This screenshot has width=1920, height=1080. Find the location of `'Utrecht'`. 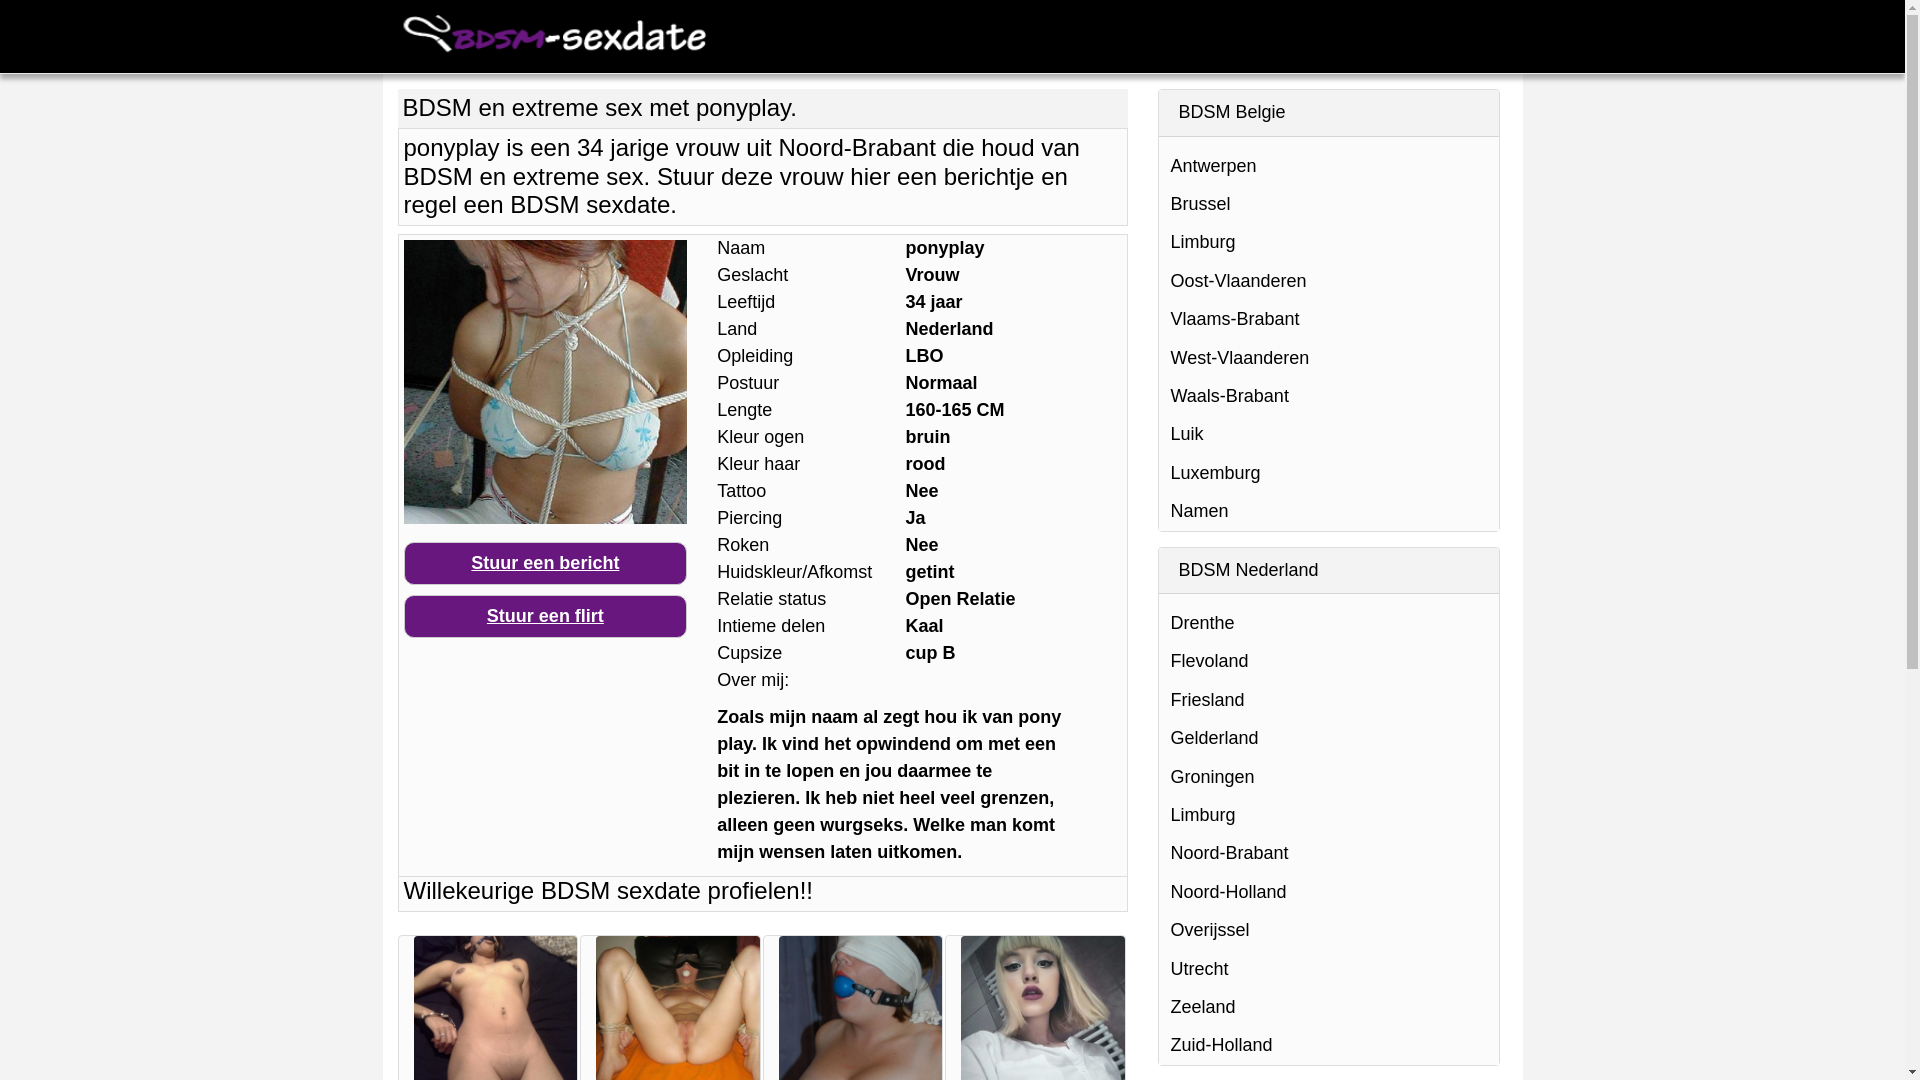

'Utrecht' is located at coordinates (1328, 967).